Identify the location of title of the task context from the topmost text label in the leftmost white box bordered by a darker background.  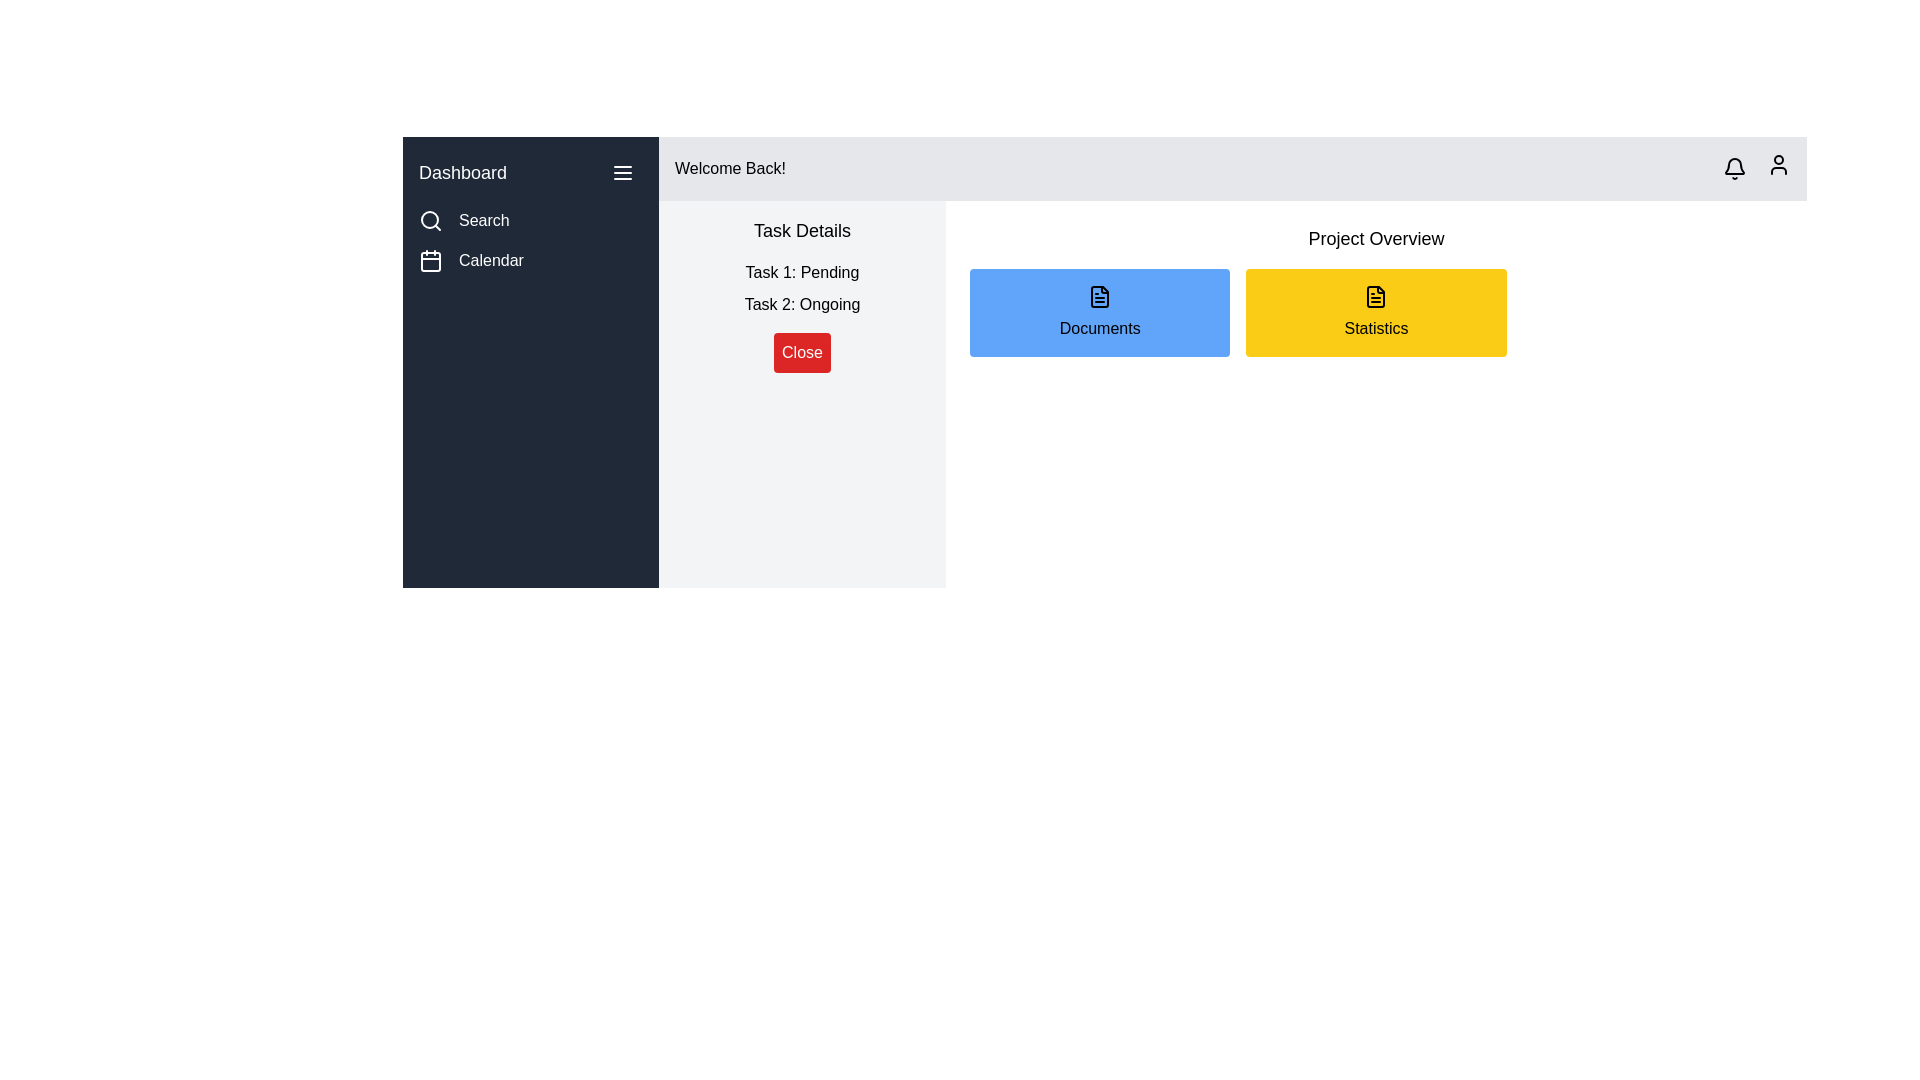
(802, 230).